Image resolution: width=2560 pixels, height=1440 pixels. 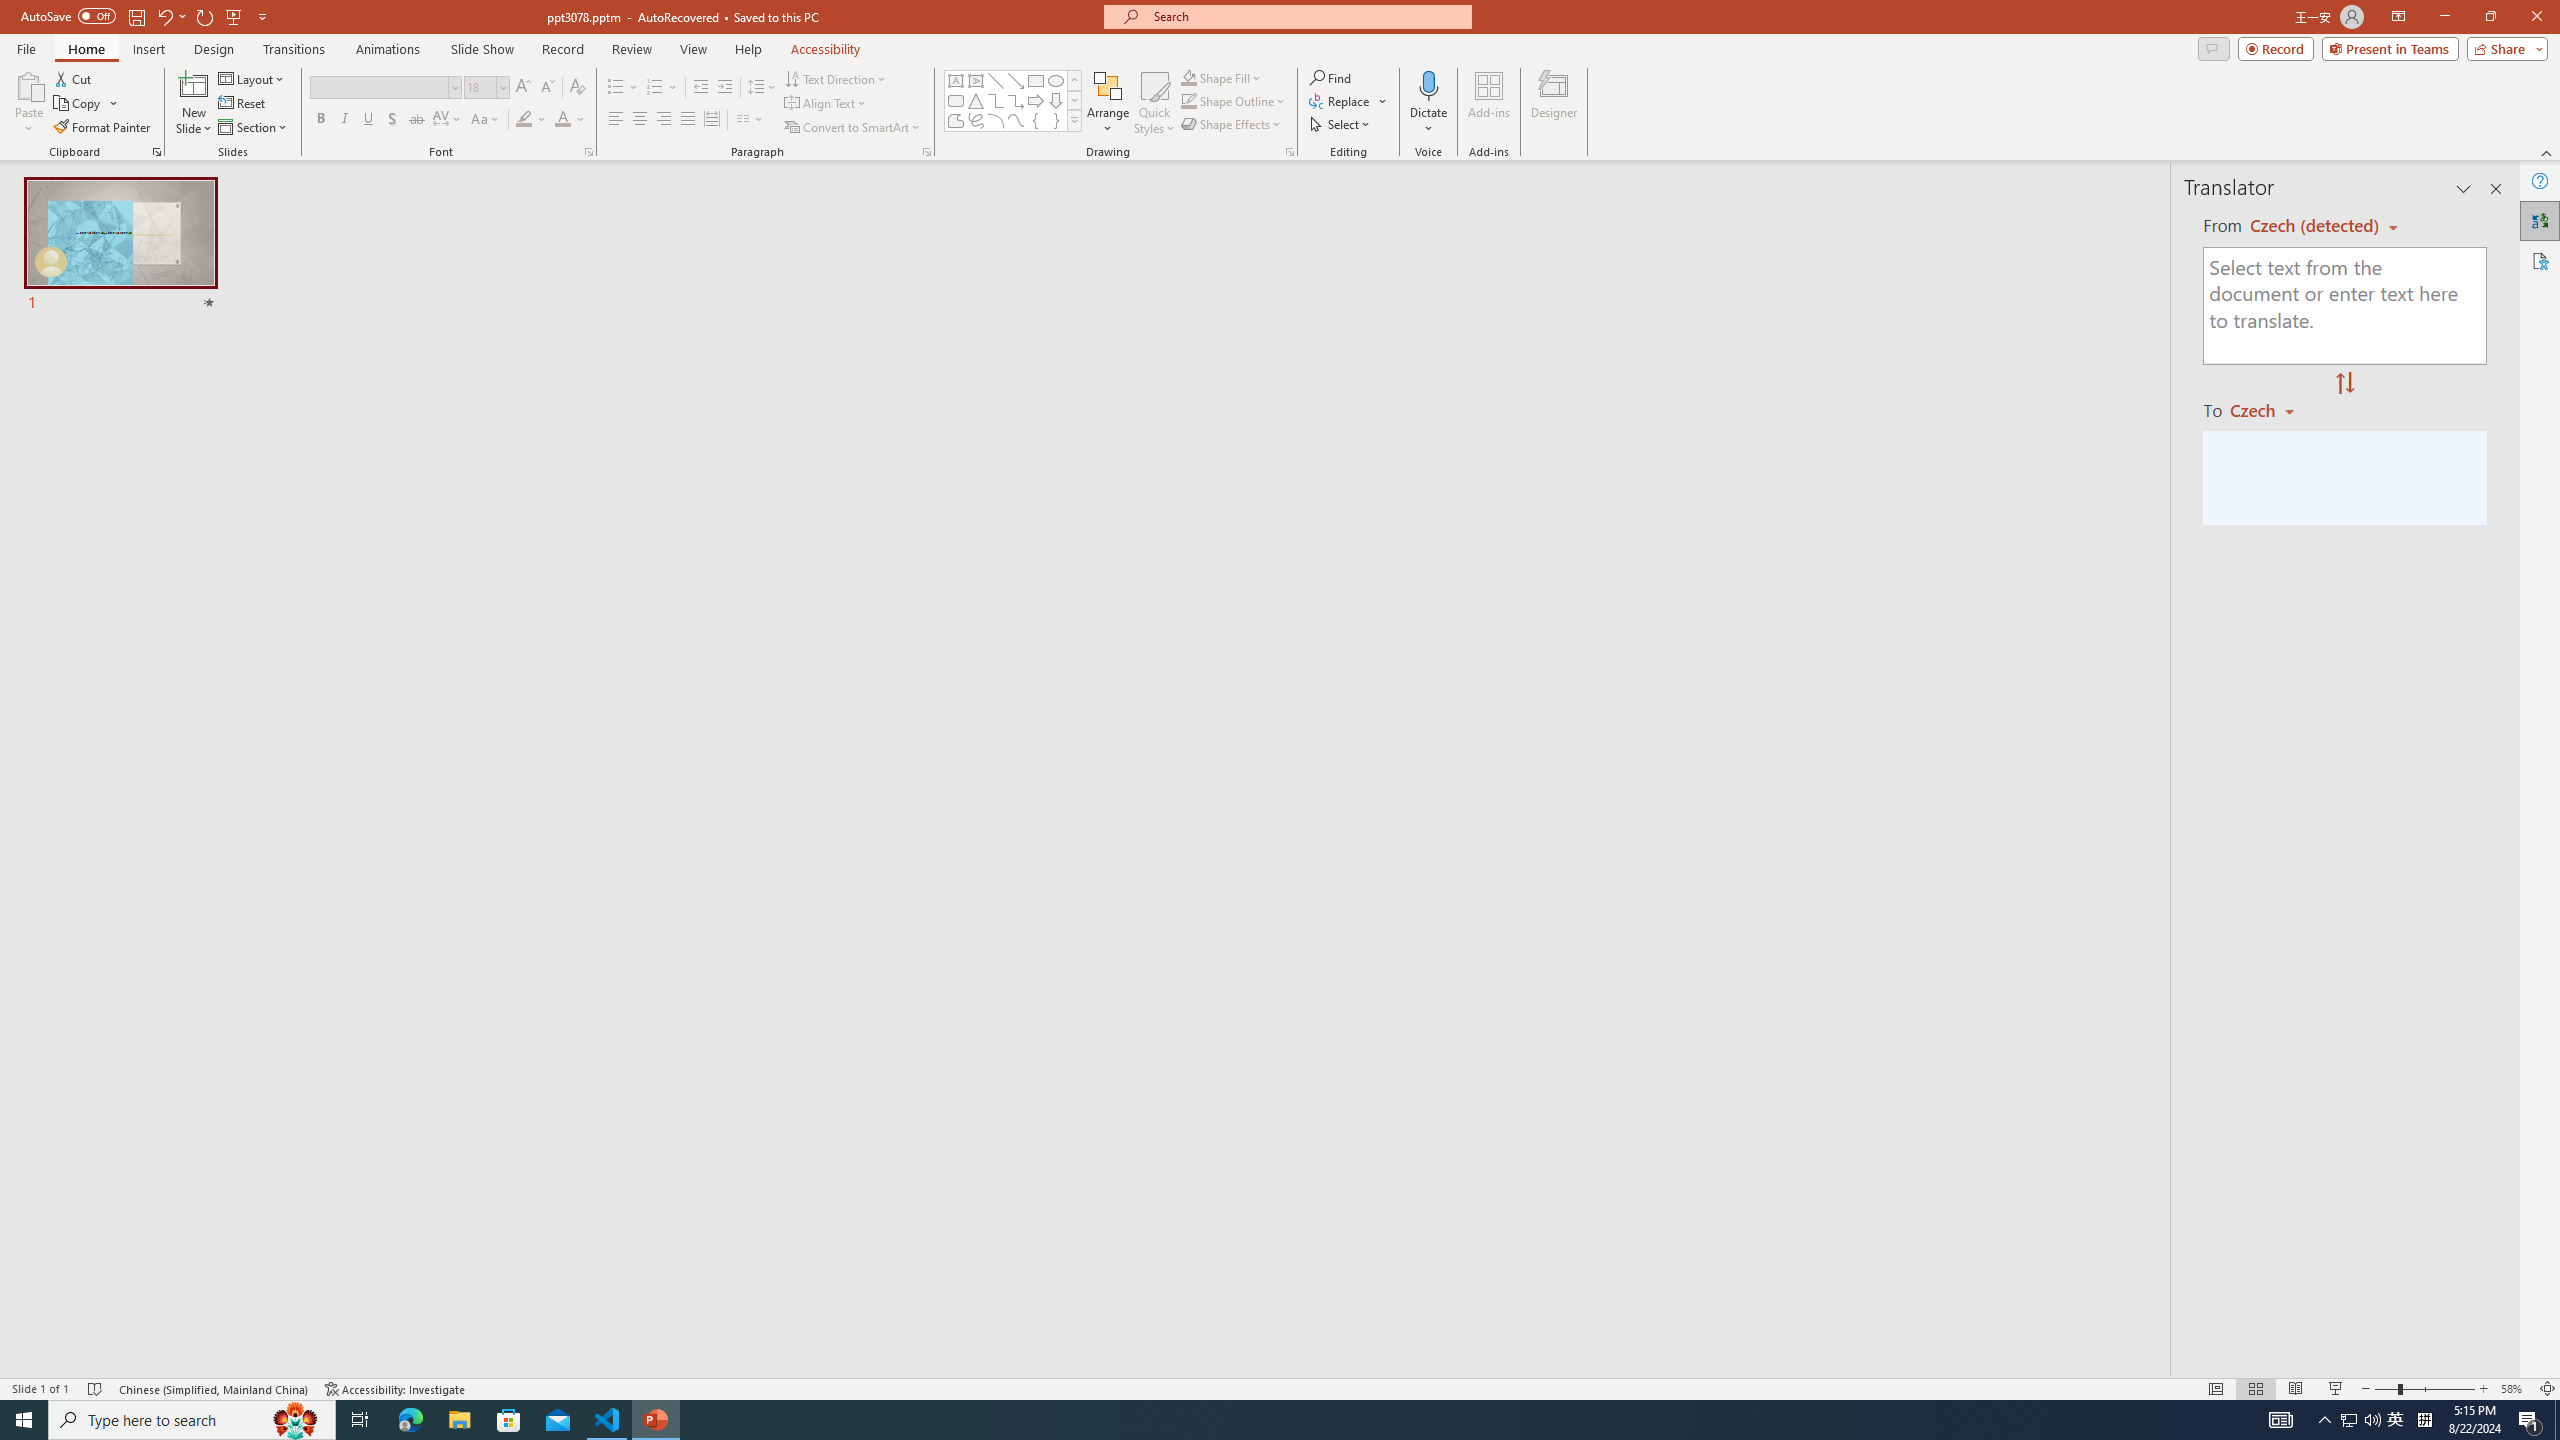 I want to click on 'Shape Outline', so click(x=1232, y=99).